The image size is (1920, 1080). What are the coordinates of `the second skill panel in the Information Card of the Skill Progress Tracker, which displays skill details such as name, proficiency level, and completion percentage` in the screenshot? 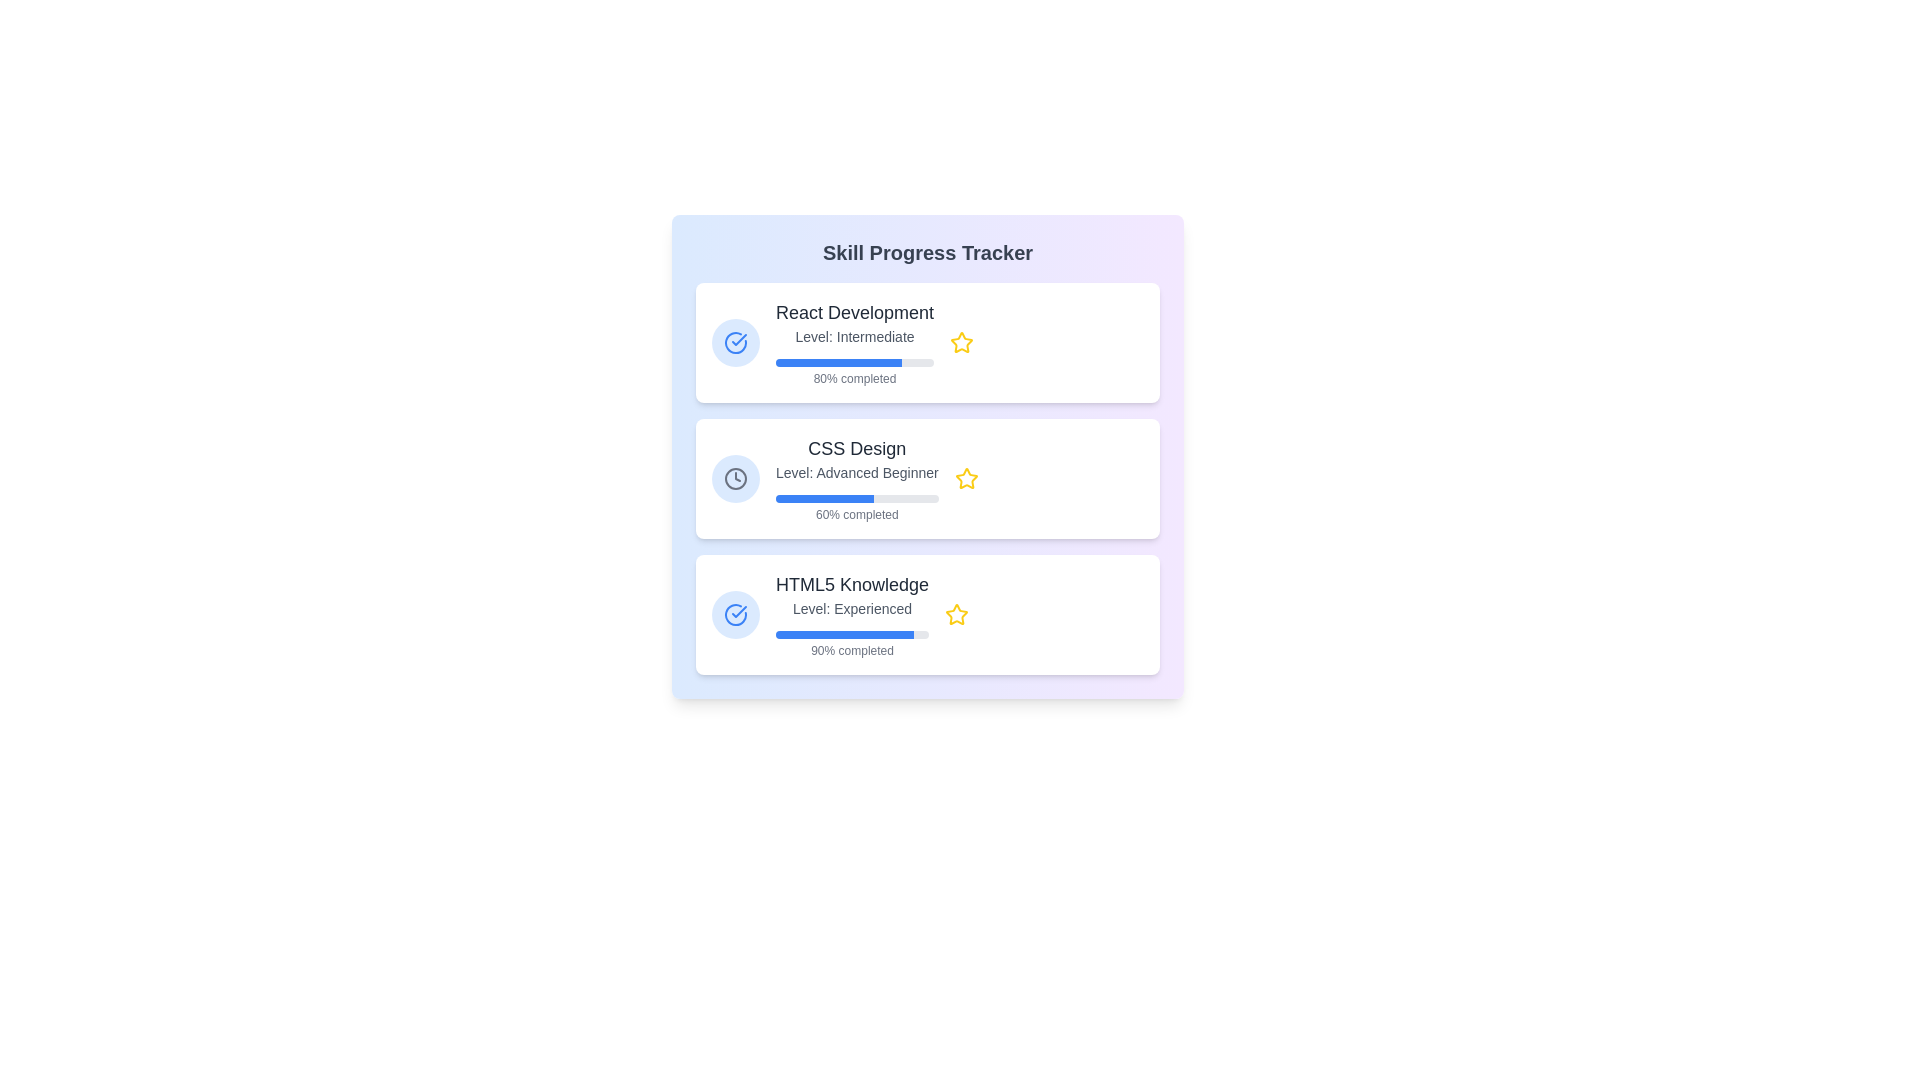 It's located at (926, 478).